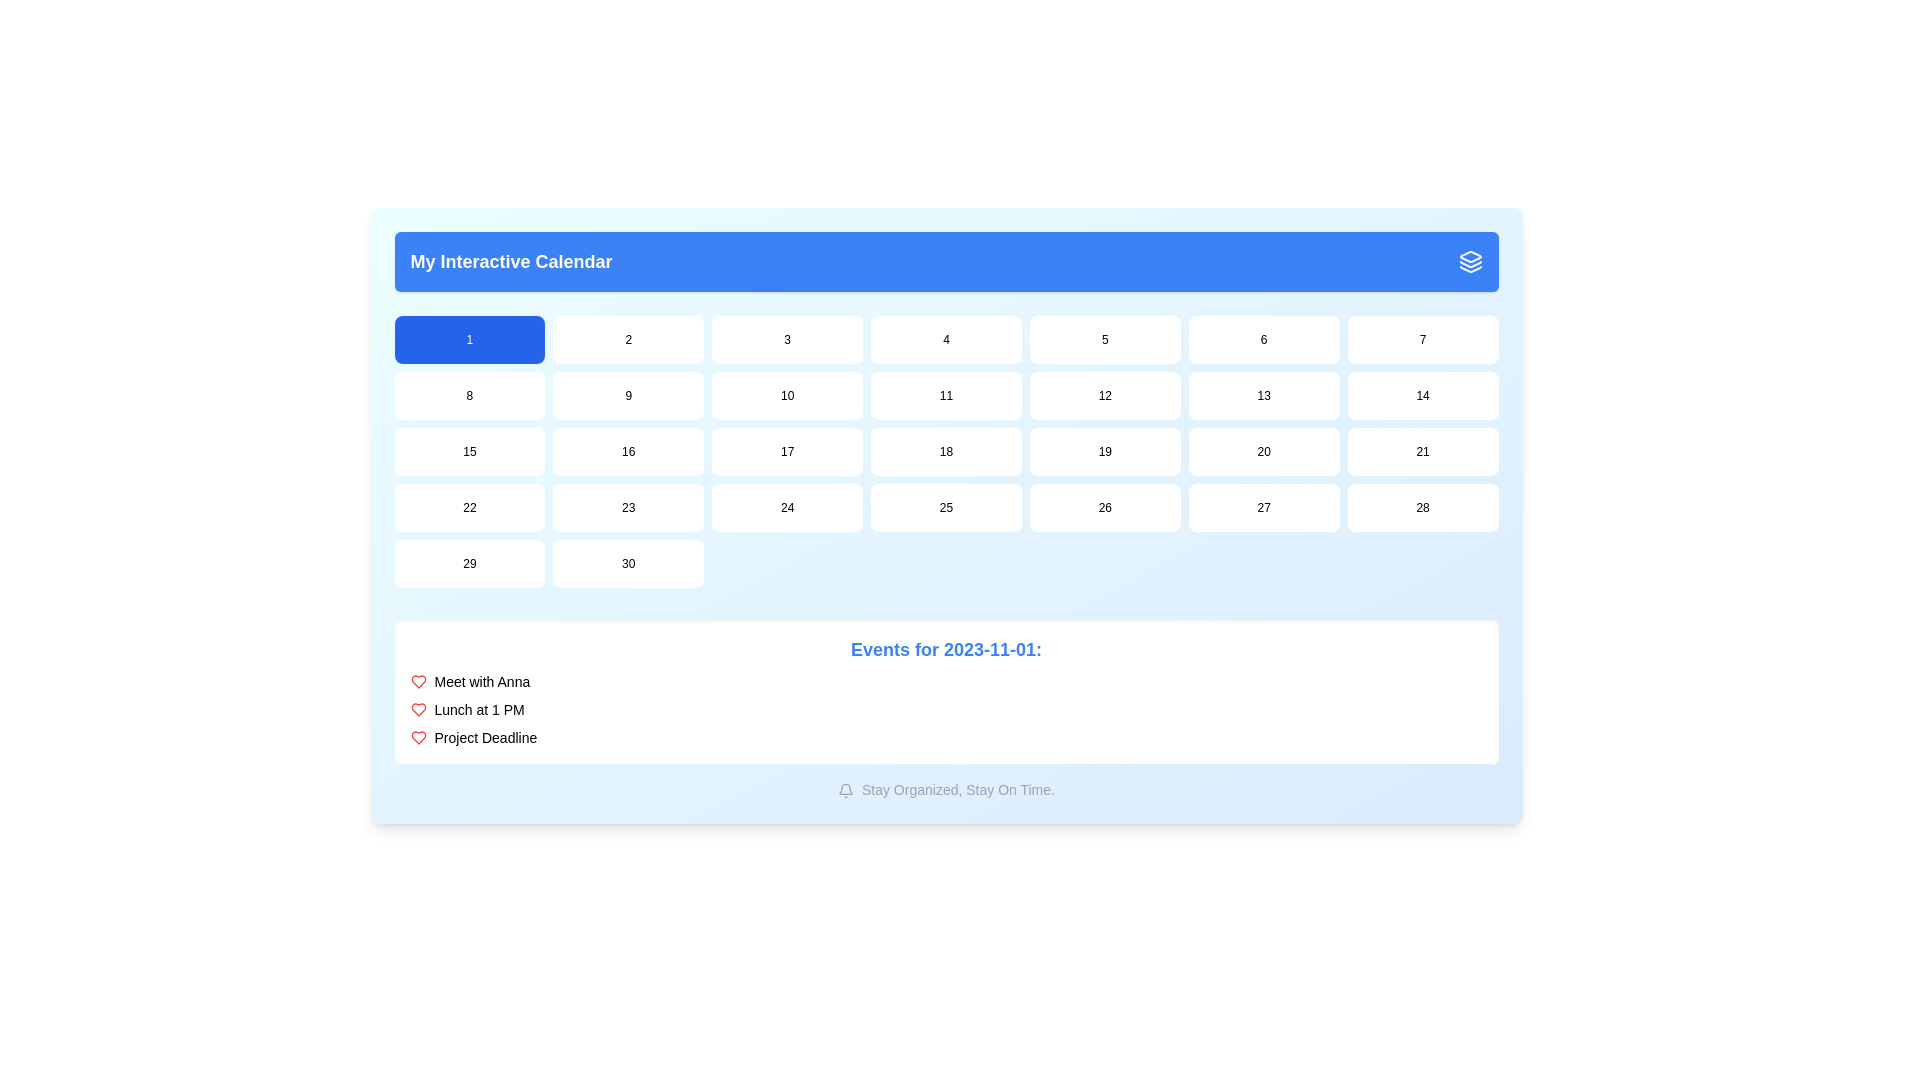  Describe the element at coordinates (417, 681) in the screenshot. I see `the heart icon styled in red color, which is positioned to the left of the 'Meet with Anna' text in the events list` at that location.